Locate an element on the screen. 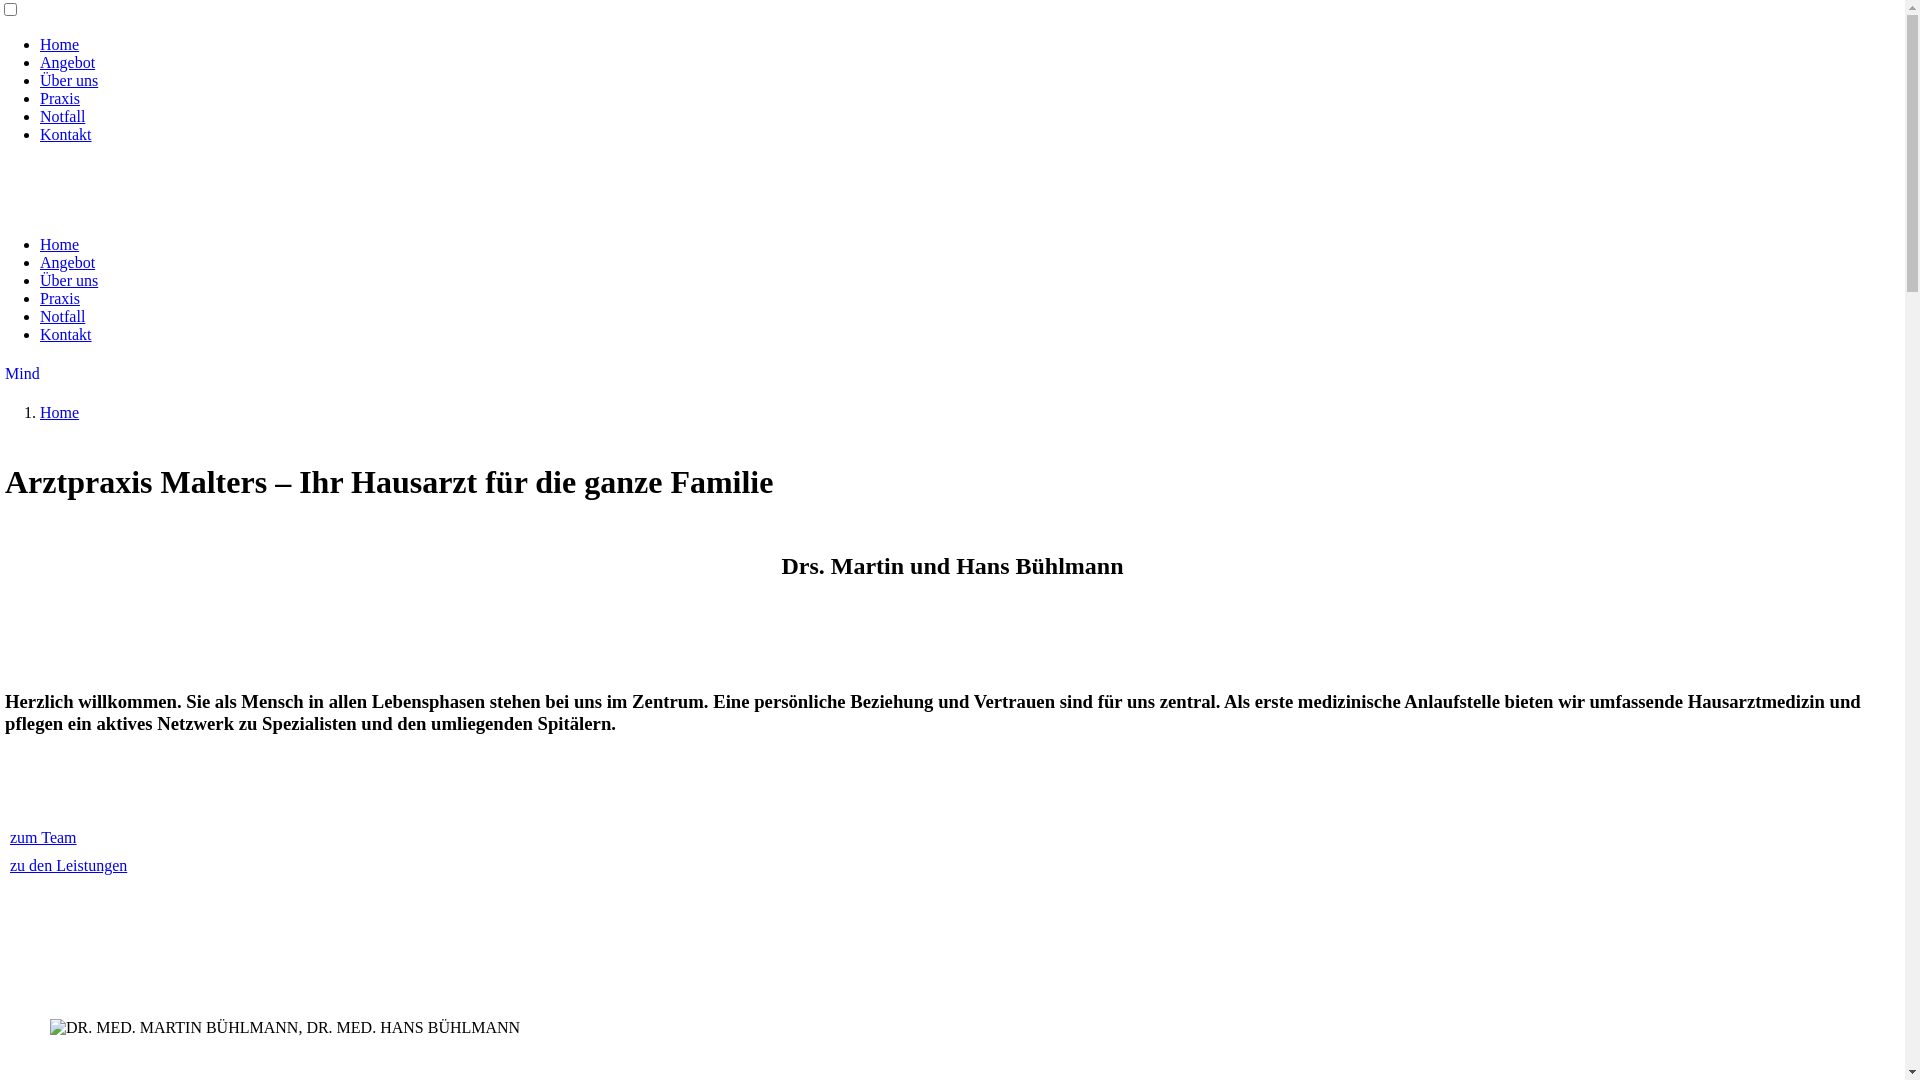 The width and height of the screenshot is (1920, 1080). 'Home' is located at coordinates (59, 44).